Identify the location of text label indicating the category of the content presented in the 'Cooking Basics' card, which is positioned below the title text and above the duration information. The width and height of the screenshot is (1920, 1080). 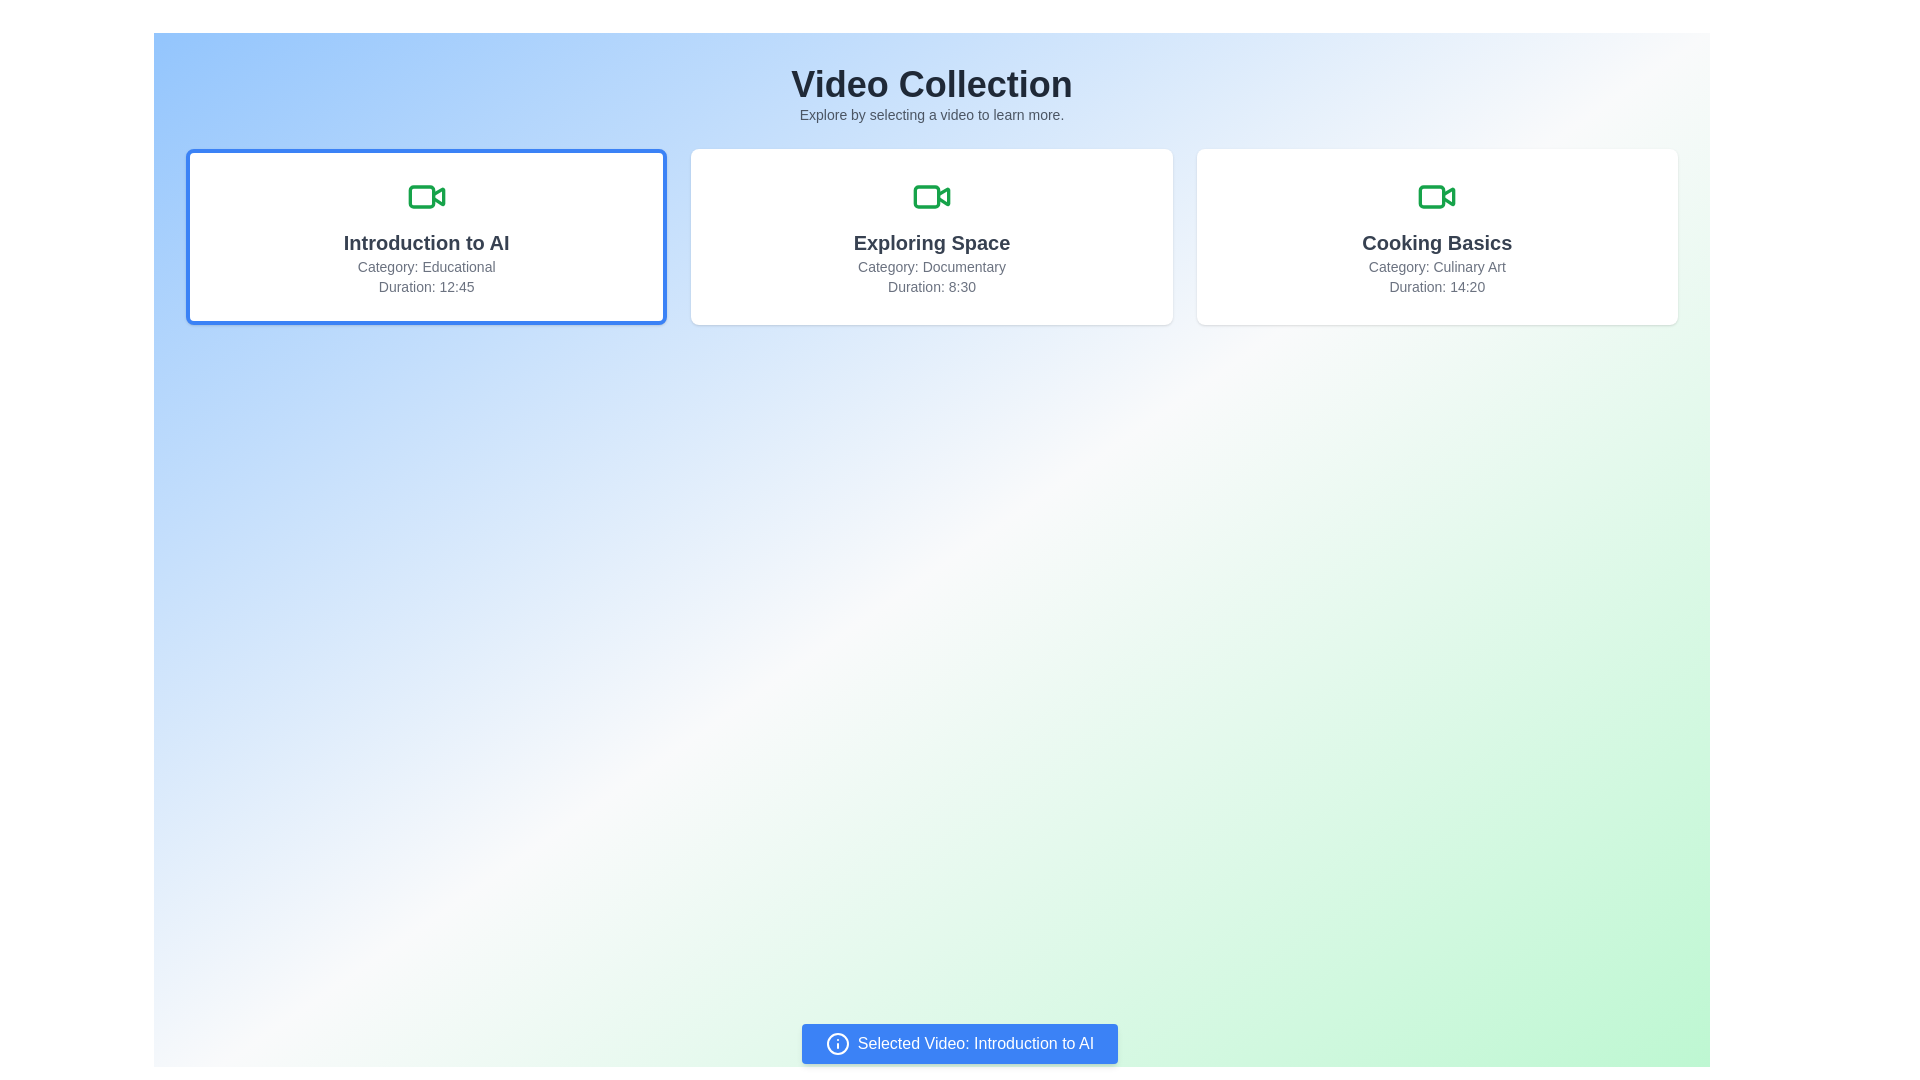
(1436, 265).